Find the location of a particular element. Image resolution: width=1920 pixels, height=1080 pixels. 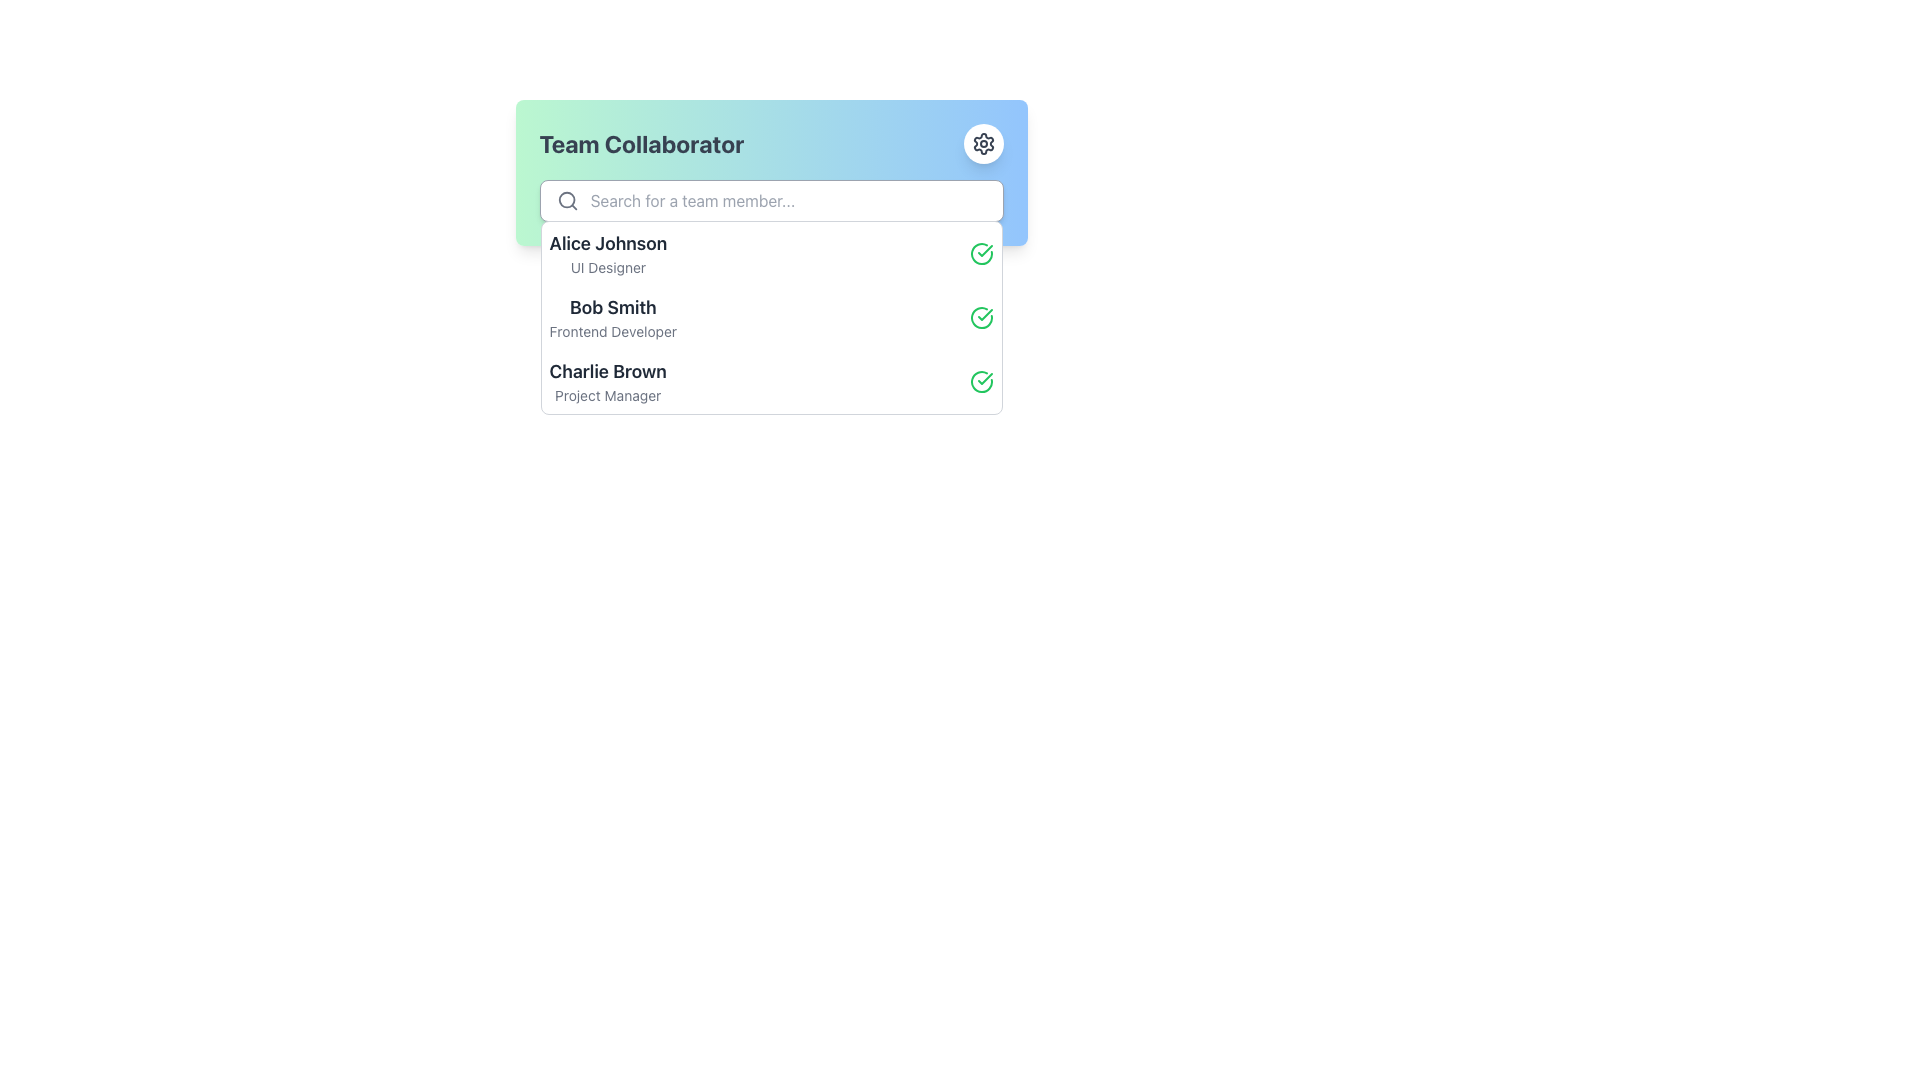

the static text displaying the name of a team member, located above the title 'Project Manager' and below 'Bob Smith' is located at coordinates (607, 371).